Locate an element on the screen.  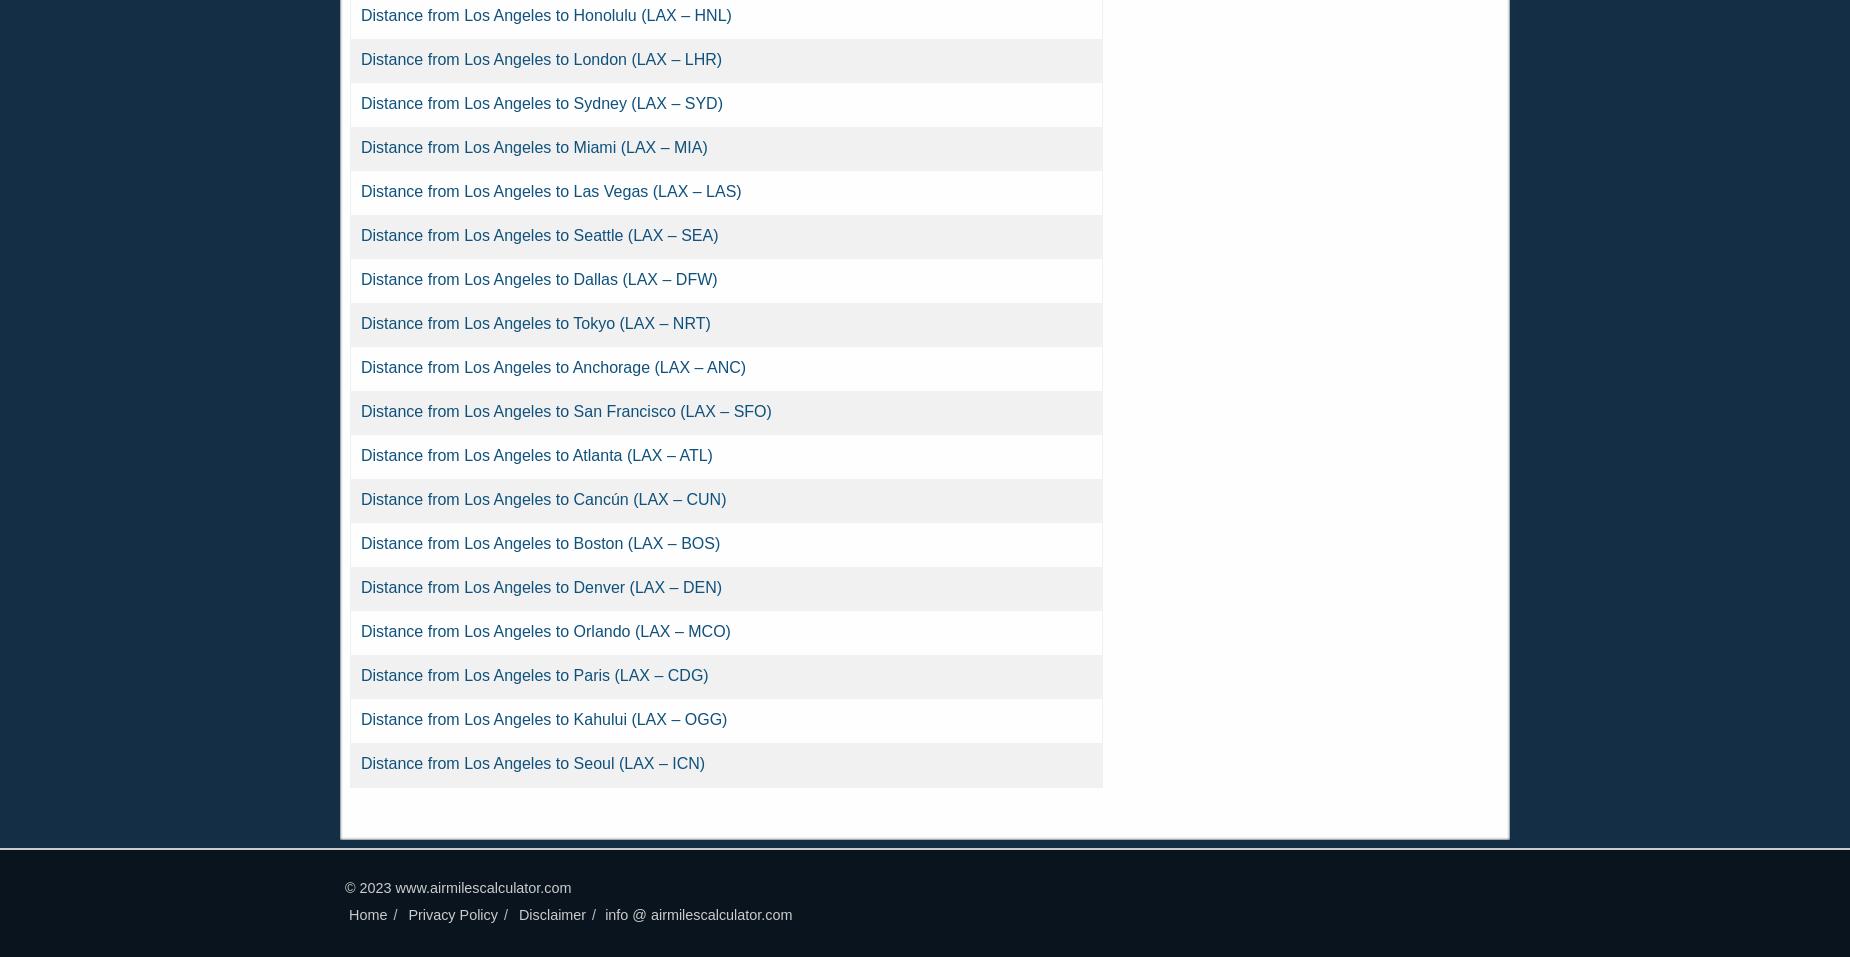
'Distance from Los Angeles to Tokyo (LAX – NRT)' is located at coordinates (359, 323).